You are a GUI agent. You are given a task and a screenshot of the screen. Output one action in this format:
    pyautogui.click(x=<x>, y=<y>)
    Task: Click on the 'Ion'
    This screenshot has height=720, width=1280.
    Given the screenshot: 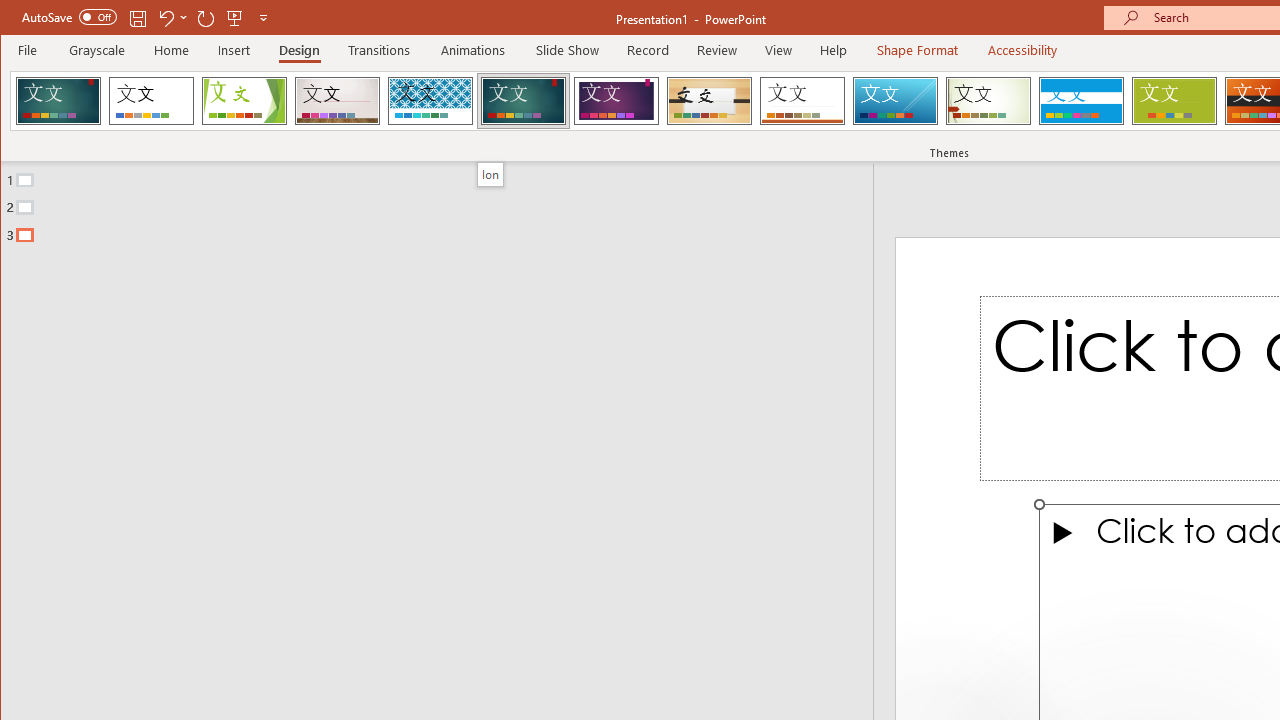 What is the action you would take?
    pyautogui.click(x=490, y=173)
    